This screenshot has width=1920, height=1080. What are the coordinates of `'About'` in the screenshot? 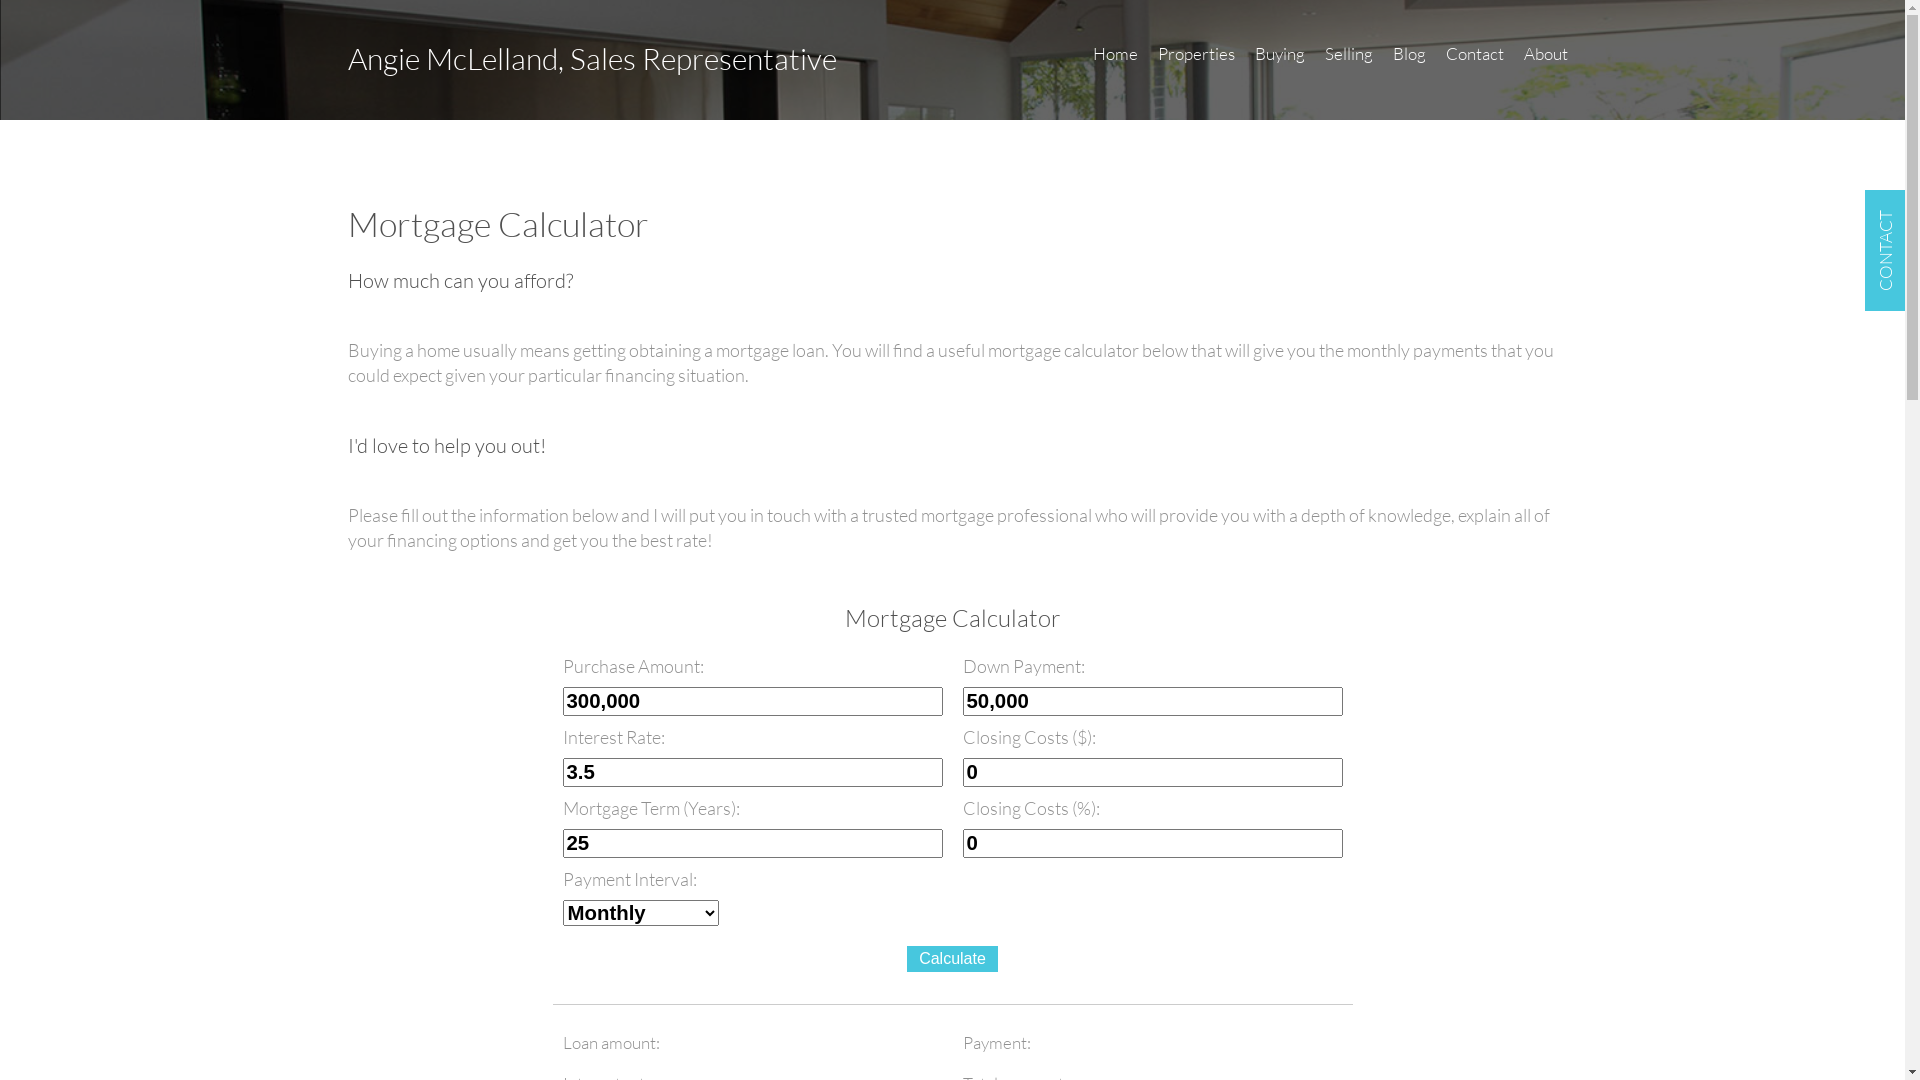 It's located at (1544, 60).